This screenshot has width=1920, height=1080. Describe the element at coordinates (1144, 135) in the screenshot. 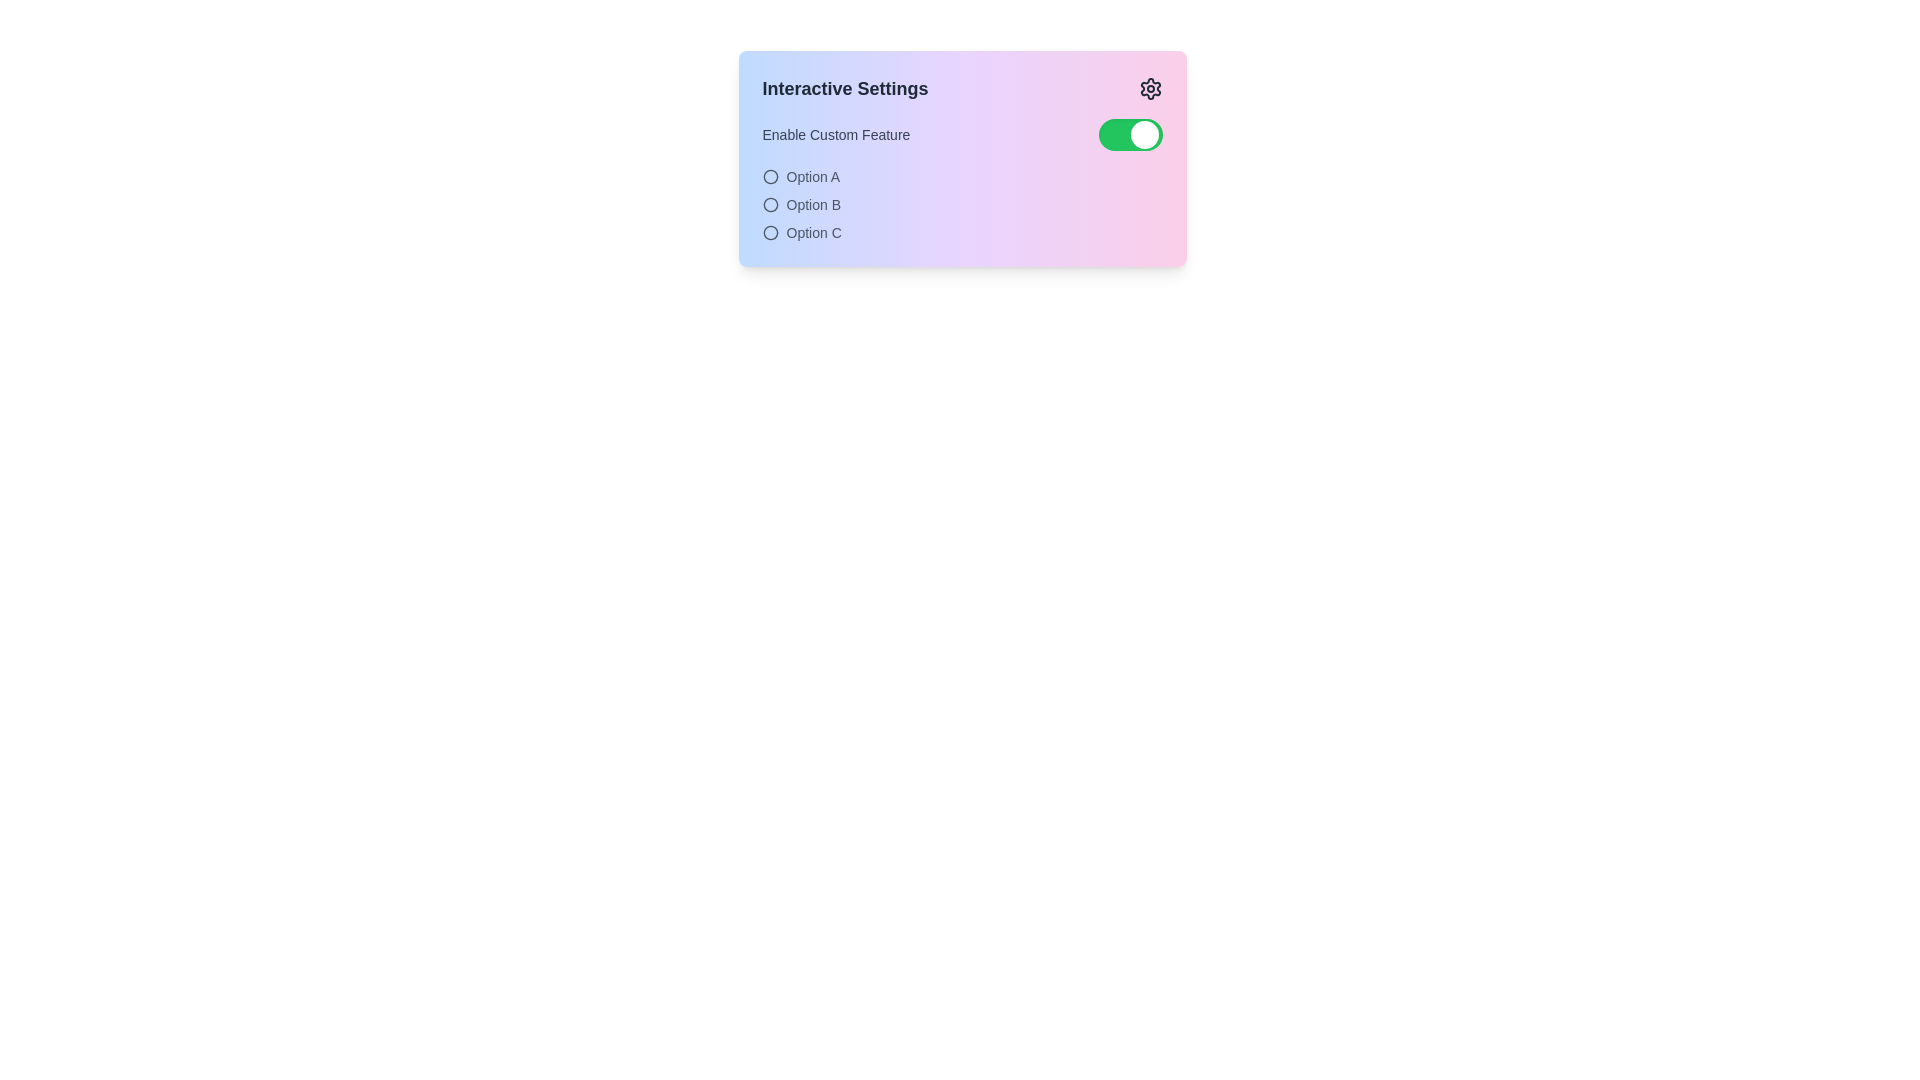

I see `the circular white toggle handle on the right side of the green toggle switch` at that location.